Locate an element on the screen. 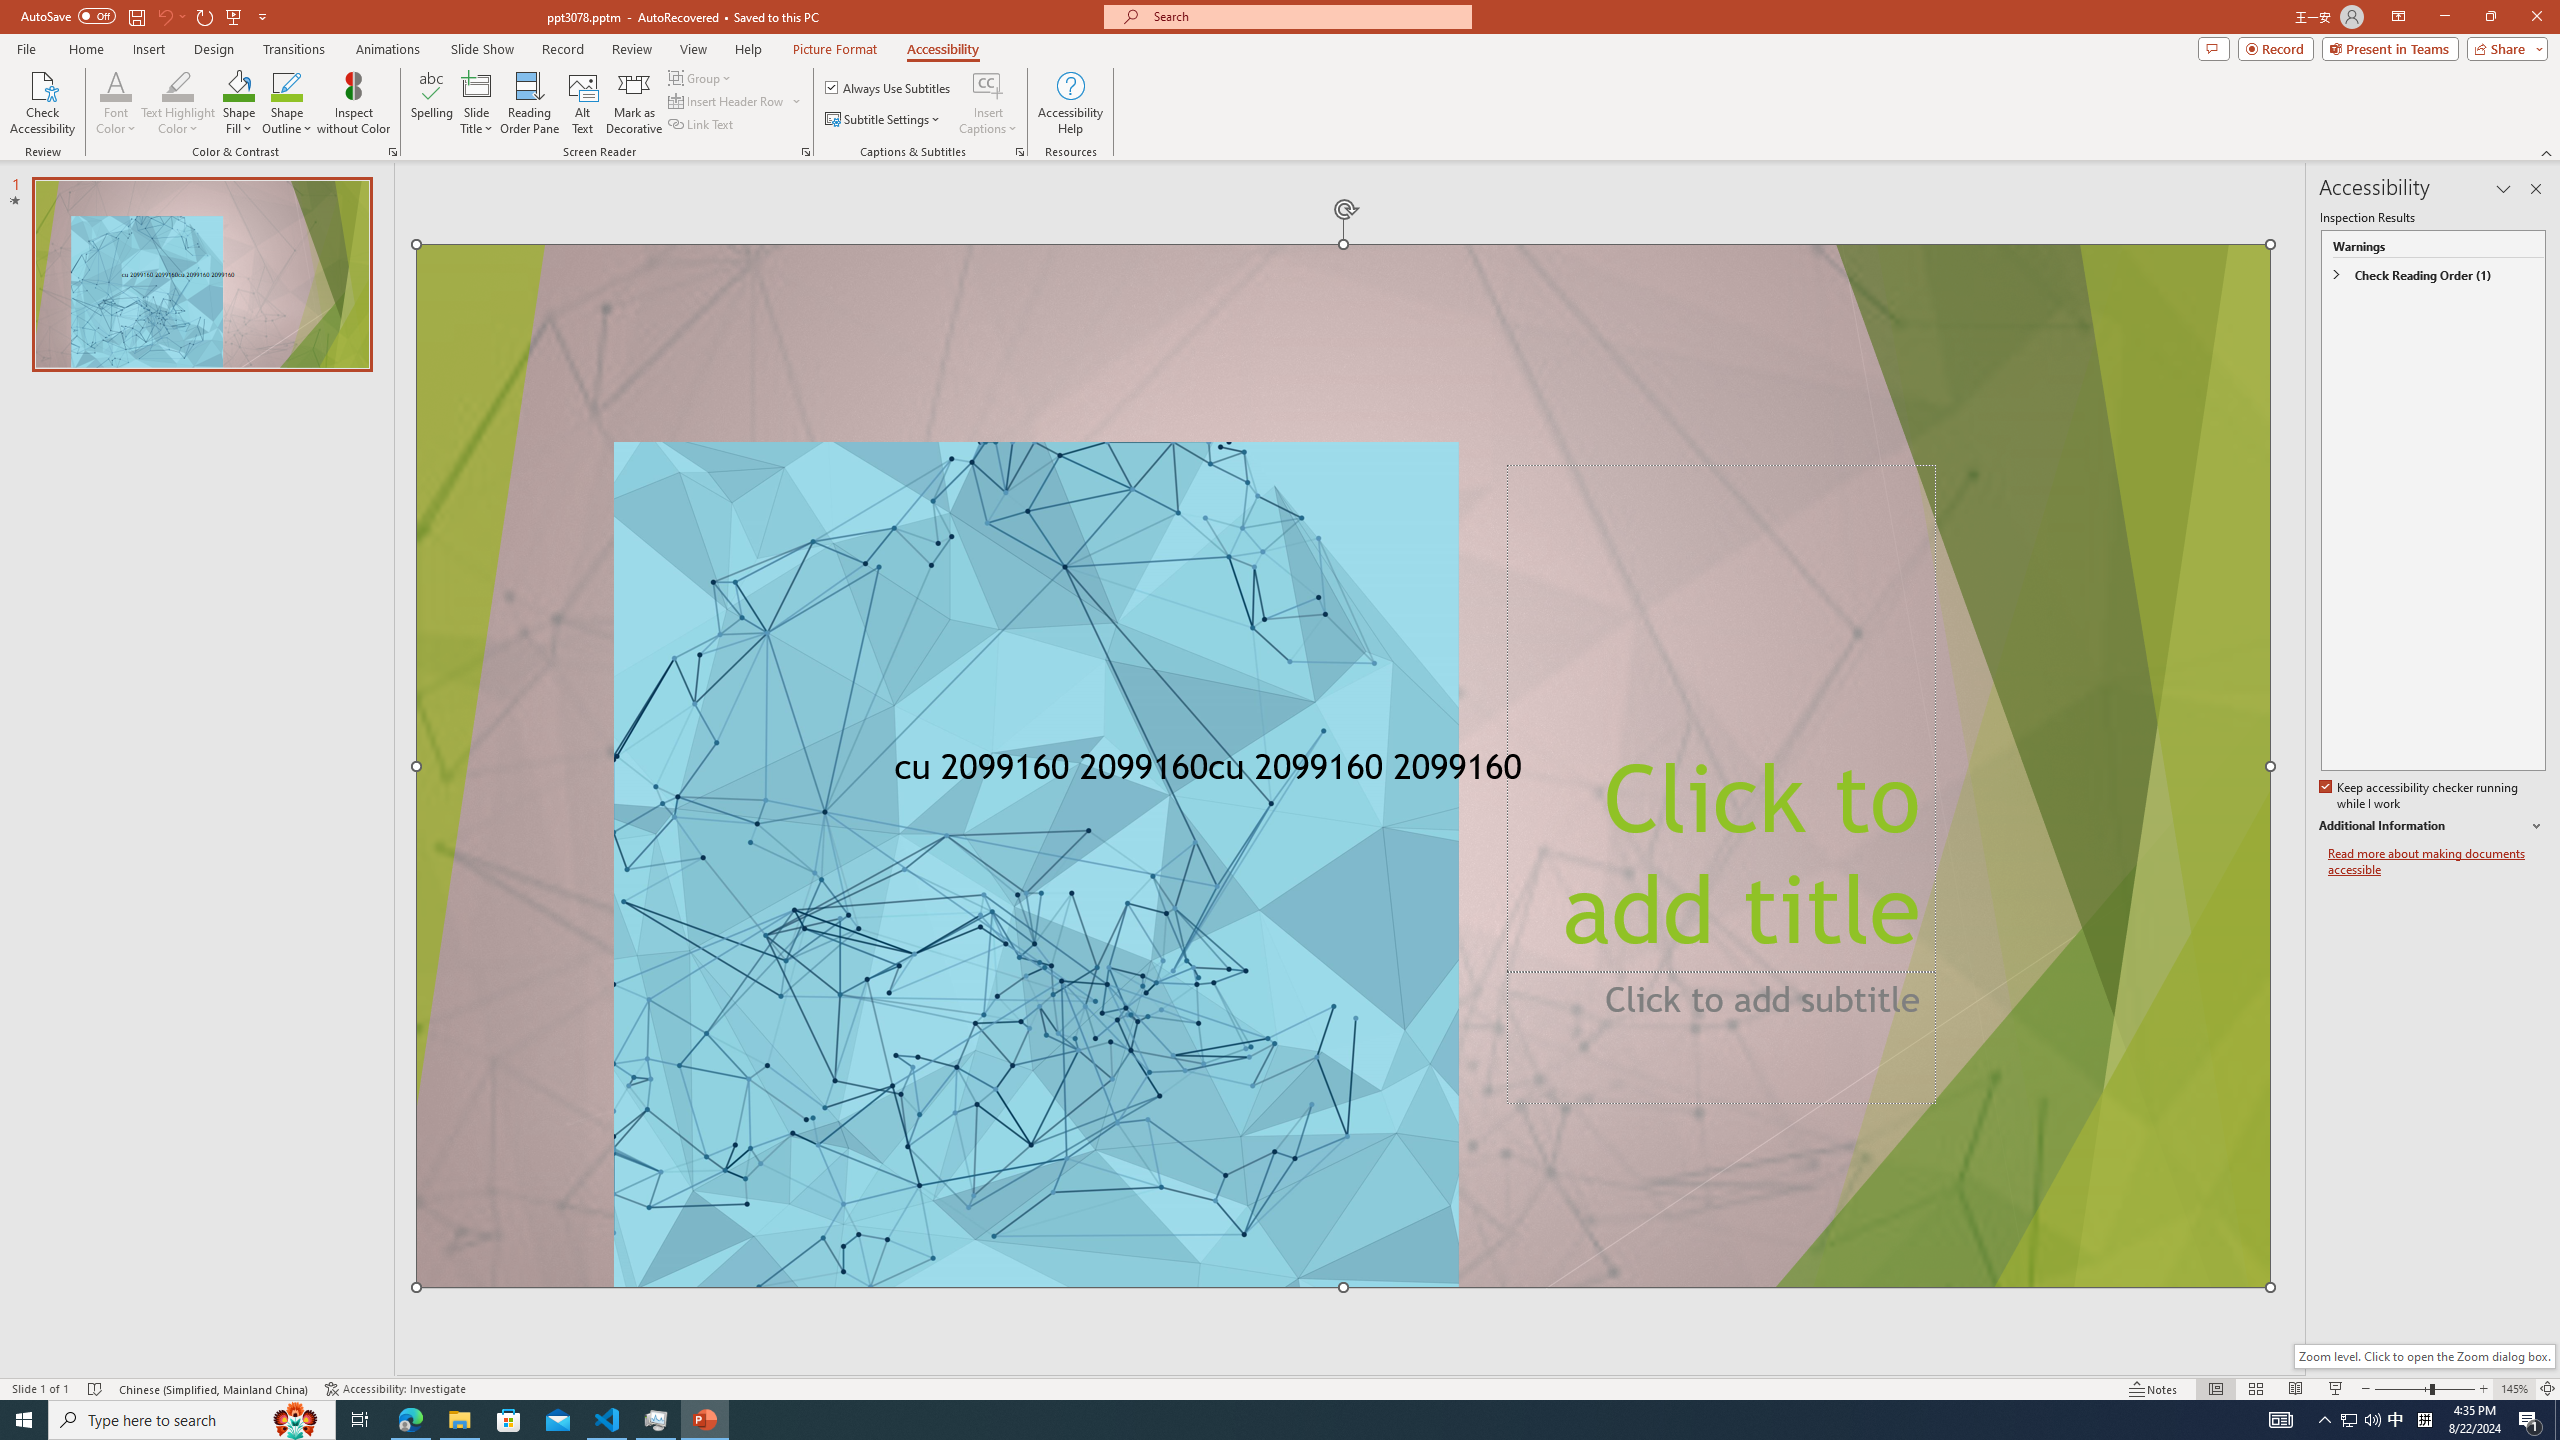 This screenshot has width=2560, height=1440. 'Keep accessibility checker running while I work' is located at coordinates (2420, 796).